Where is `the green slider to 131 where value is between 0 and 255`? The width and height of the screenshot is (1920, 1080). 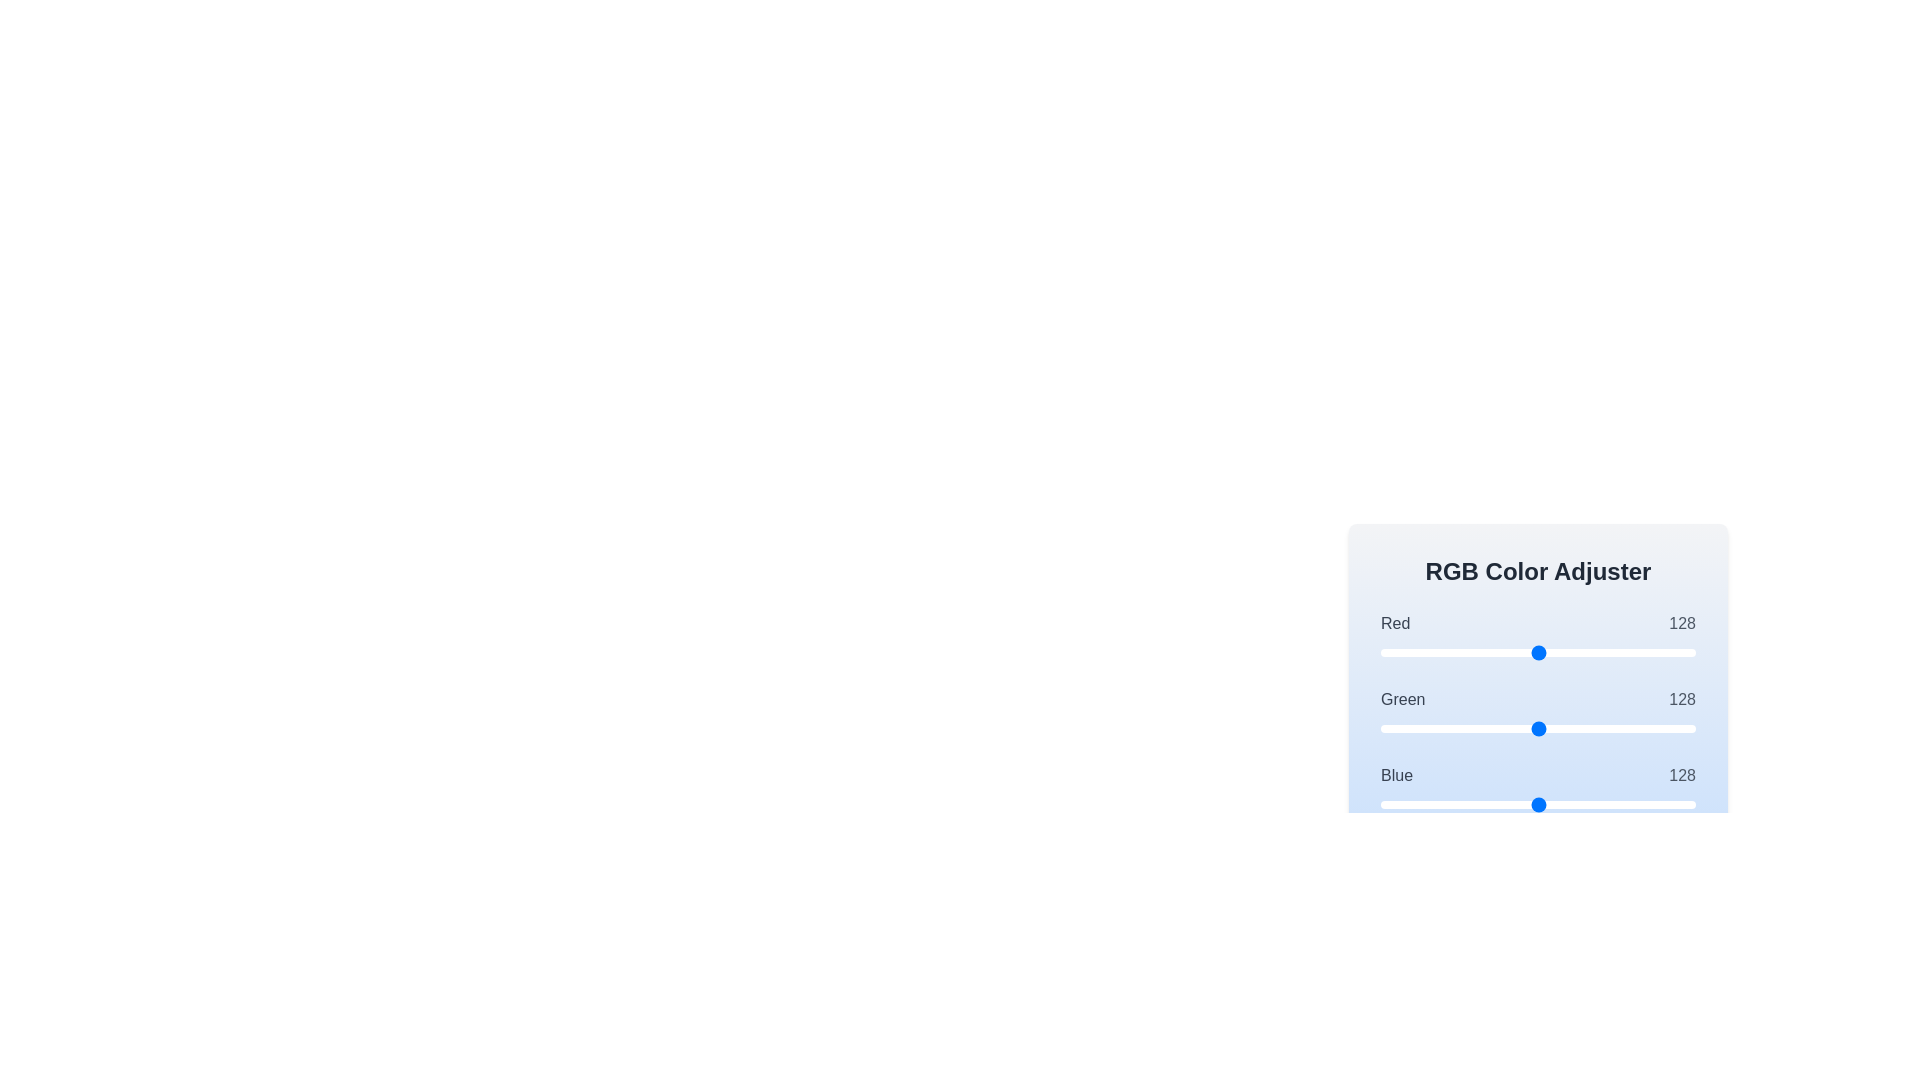
the green slider to 131 where value is between 0 and 255 is located at coordinates (1541, 729).